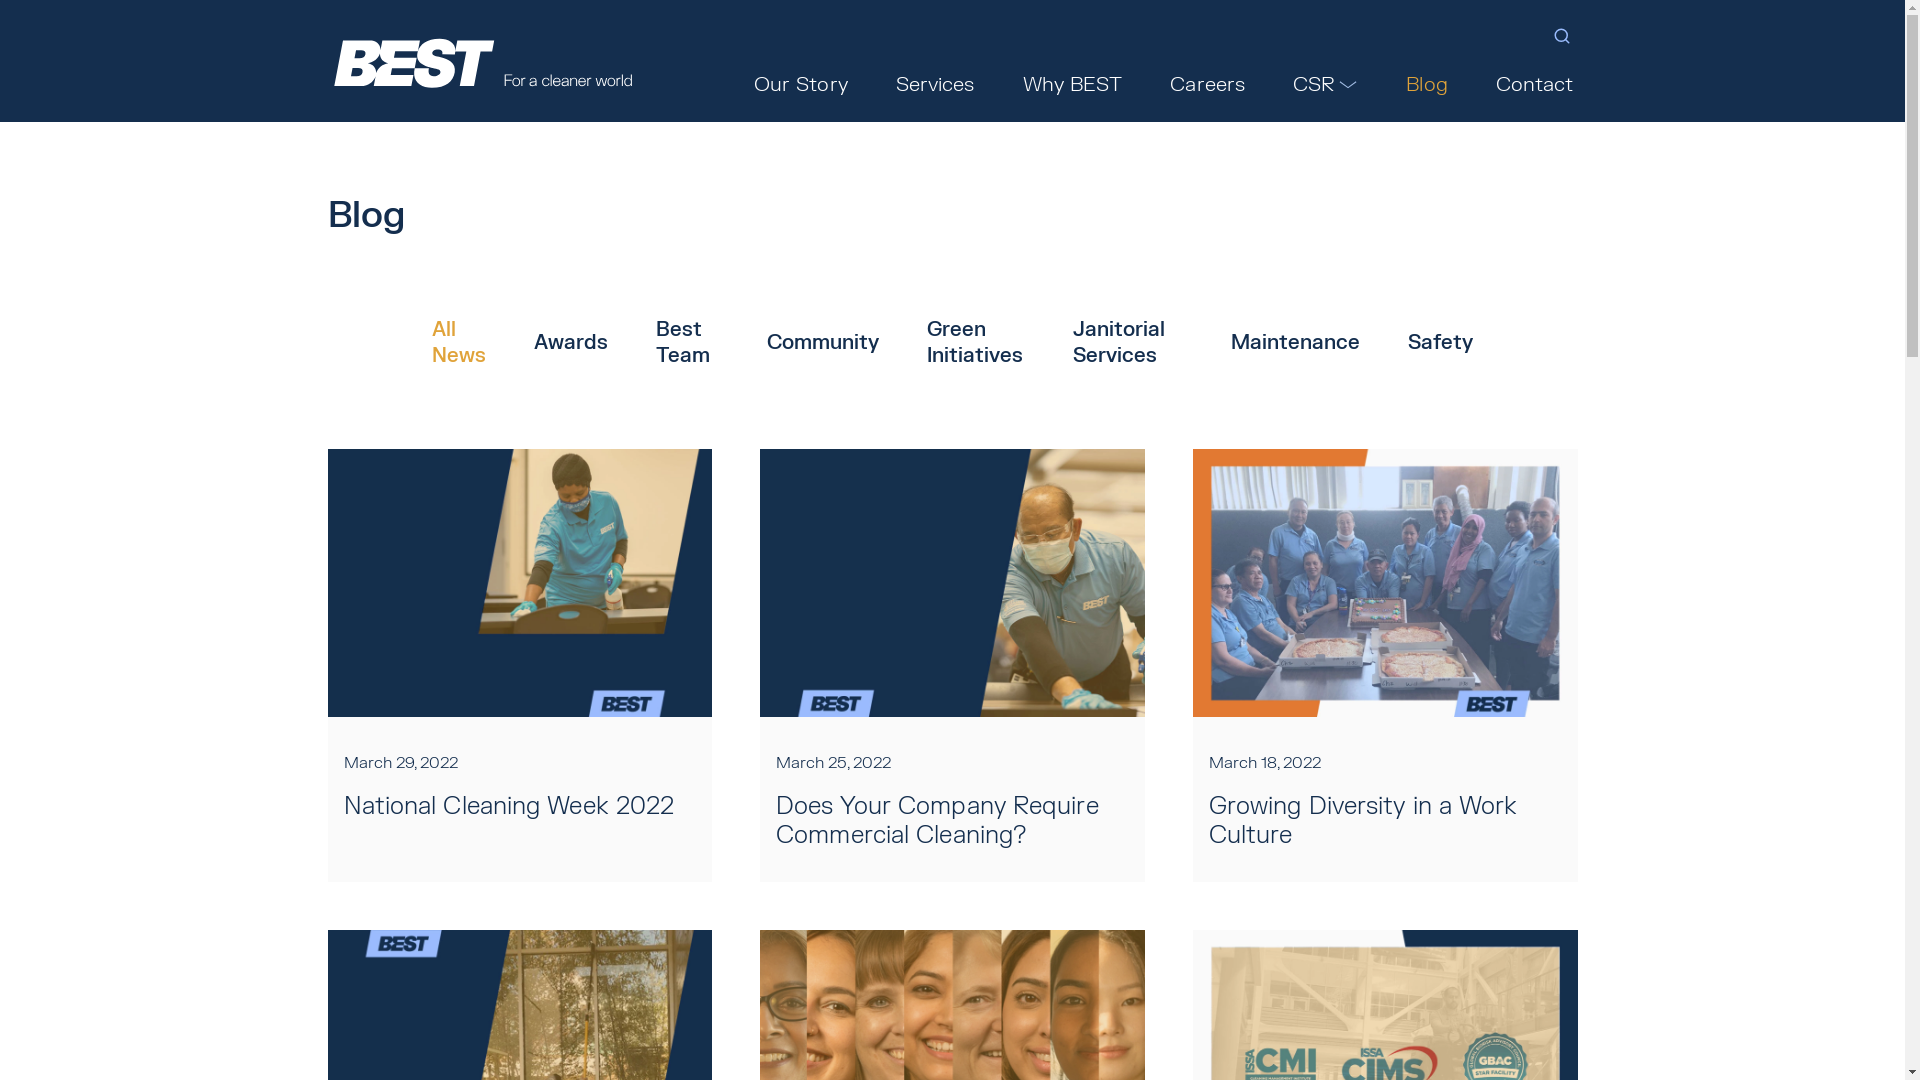  I want to click on 'March 18, 2022, so click(1384, 665).